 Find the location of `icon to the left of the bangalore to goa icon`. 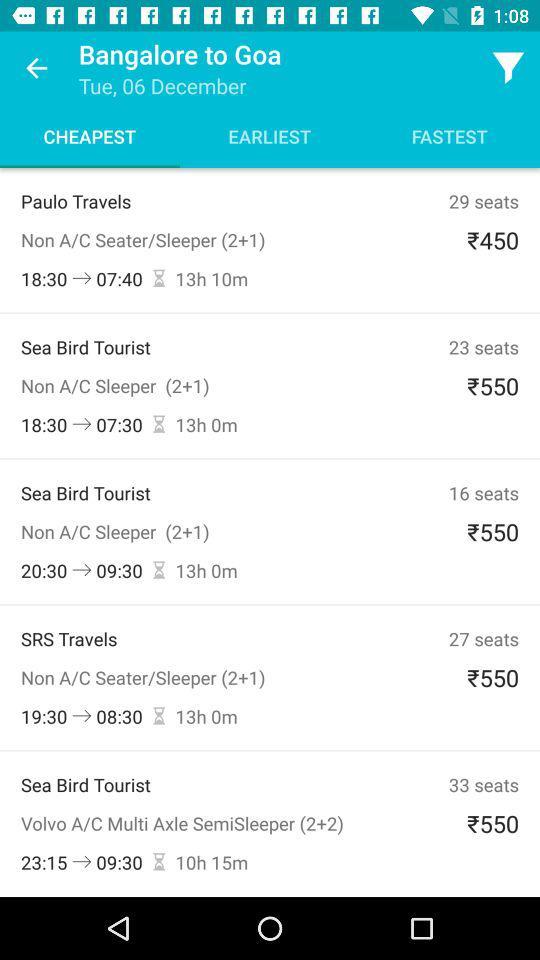

icon to the left of the bangalore to goa icon is located at coordinates (36, 68).